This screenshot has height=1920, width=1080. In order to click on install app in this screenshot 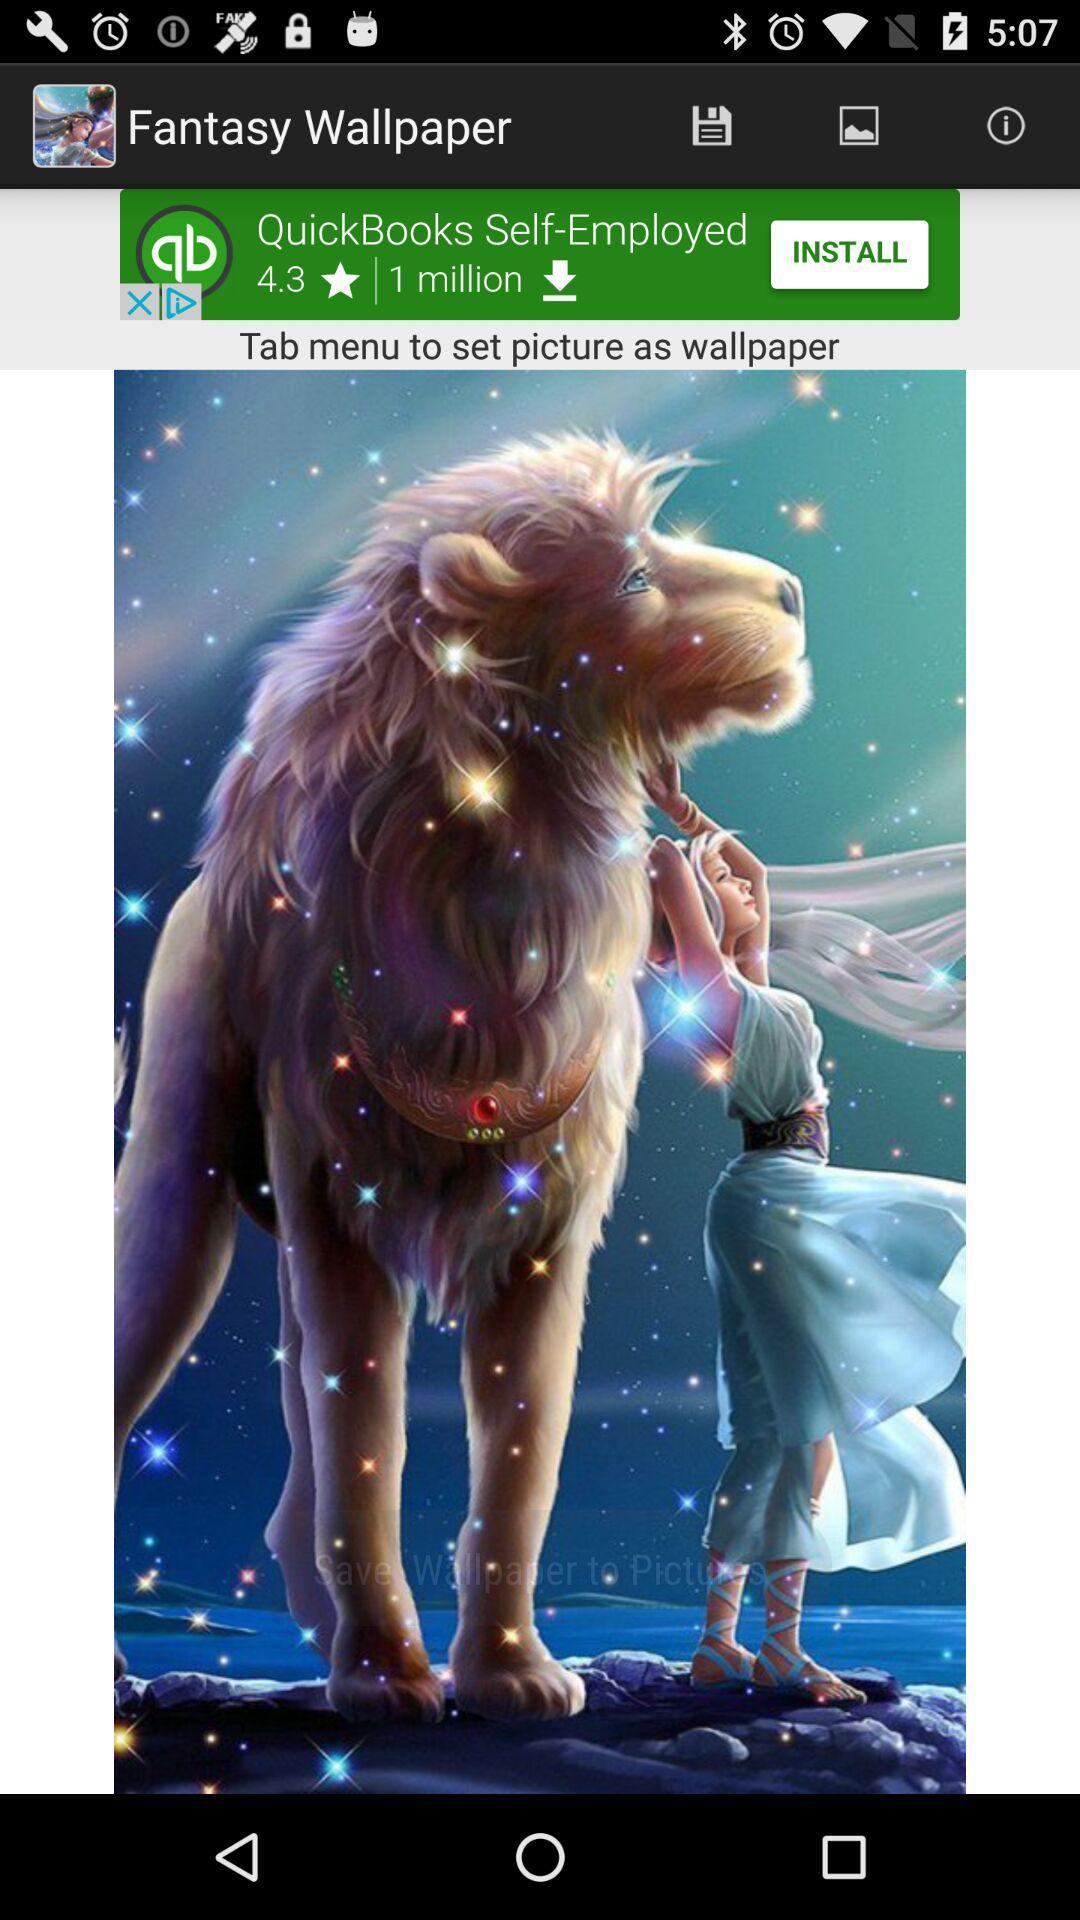, I will do `click(540, 253)`.